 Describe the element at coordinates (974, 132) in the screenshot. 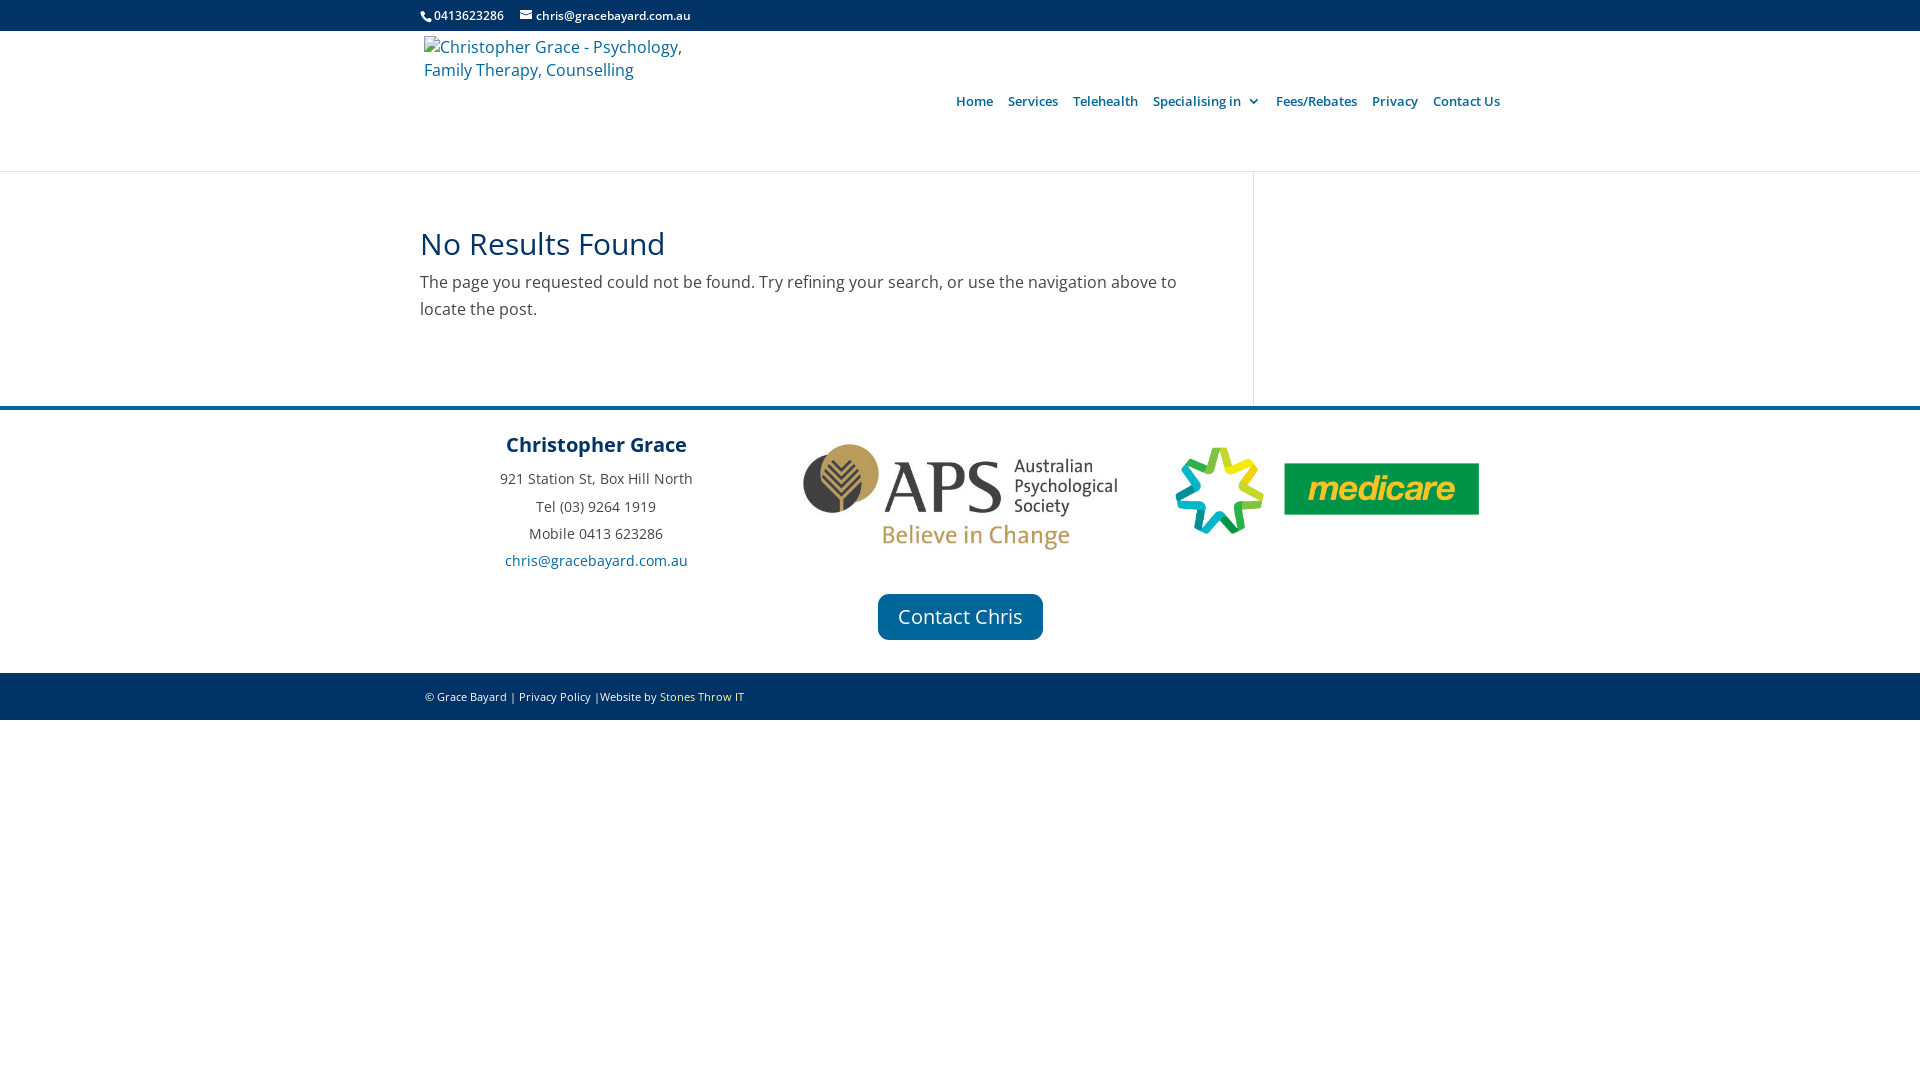

I see `'Home'` at that location.